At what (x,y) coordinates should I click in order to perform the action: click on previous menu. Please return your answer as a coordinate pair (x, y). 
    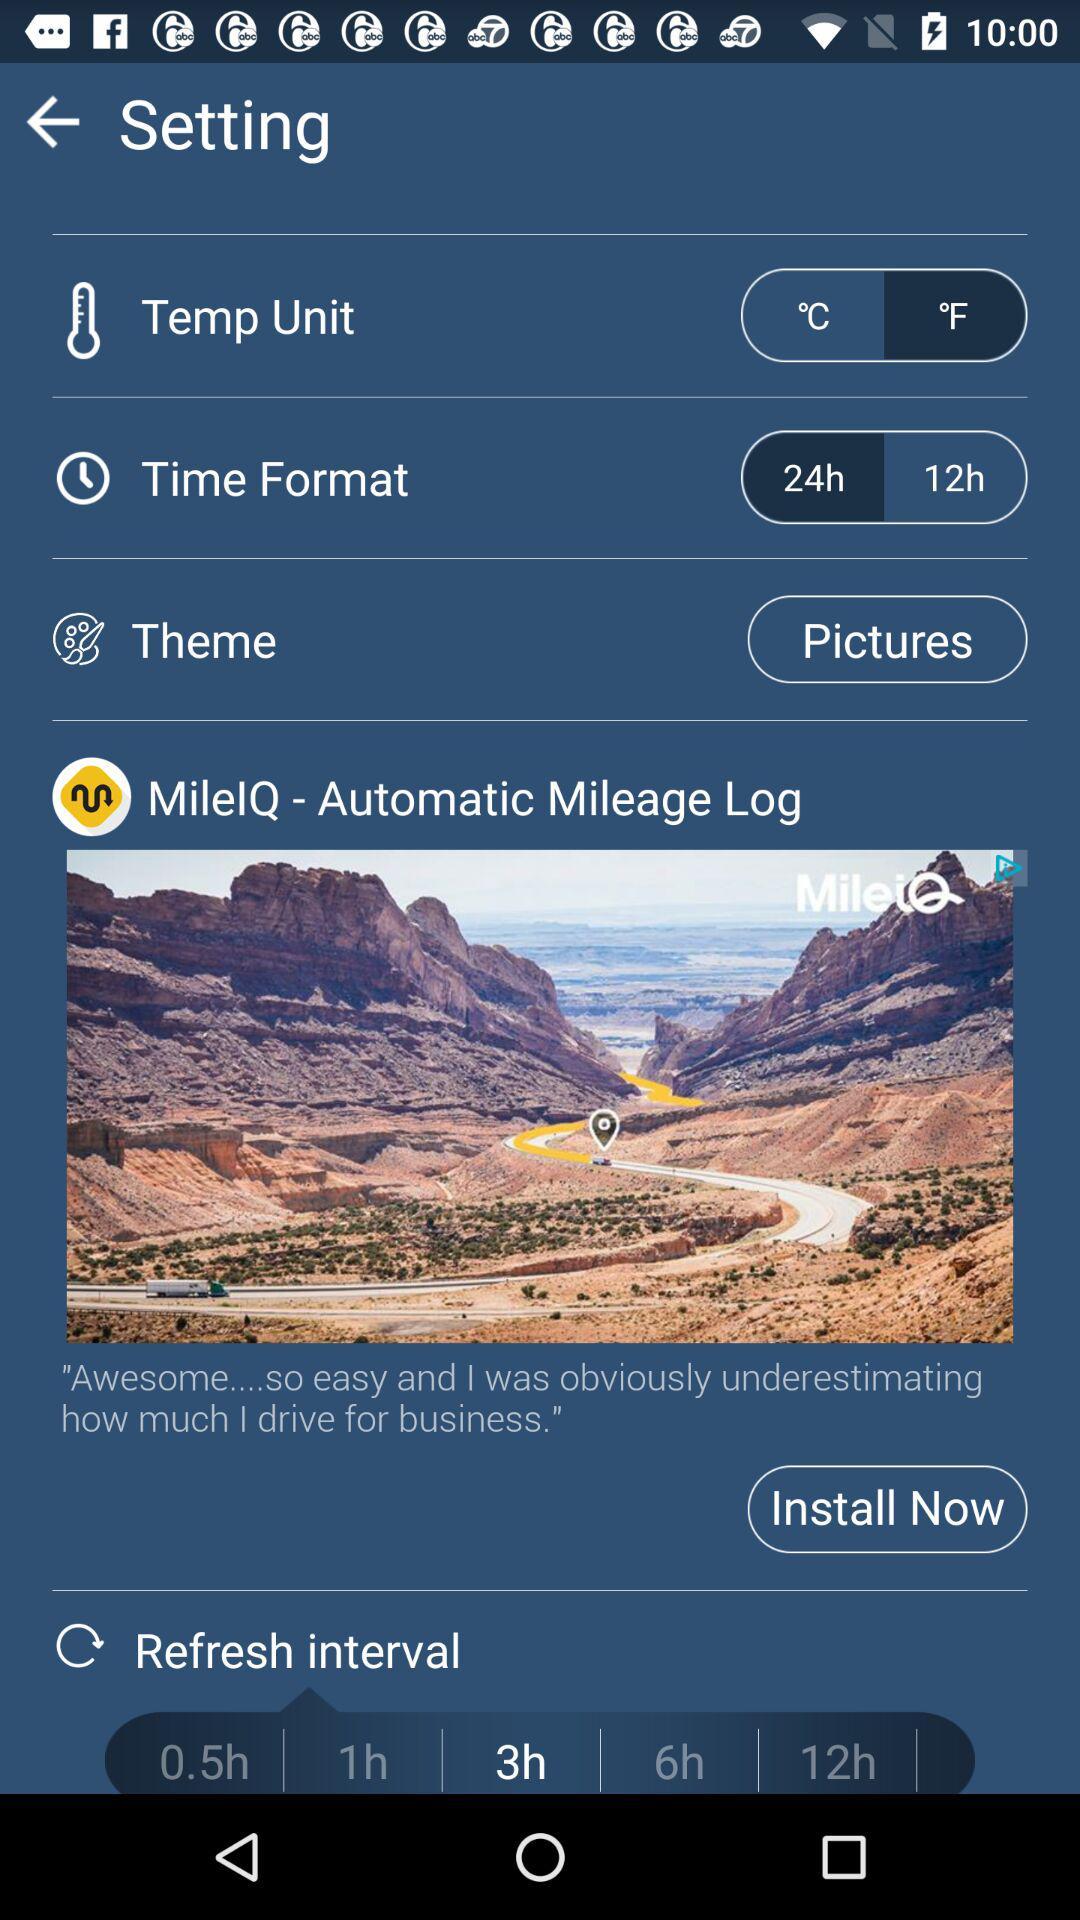
    Looking at the image, I should click on (51, 120).